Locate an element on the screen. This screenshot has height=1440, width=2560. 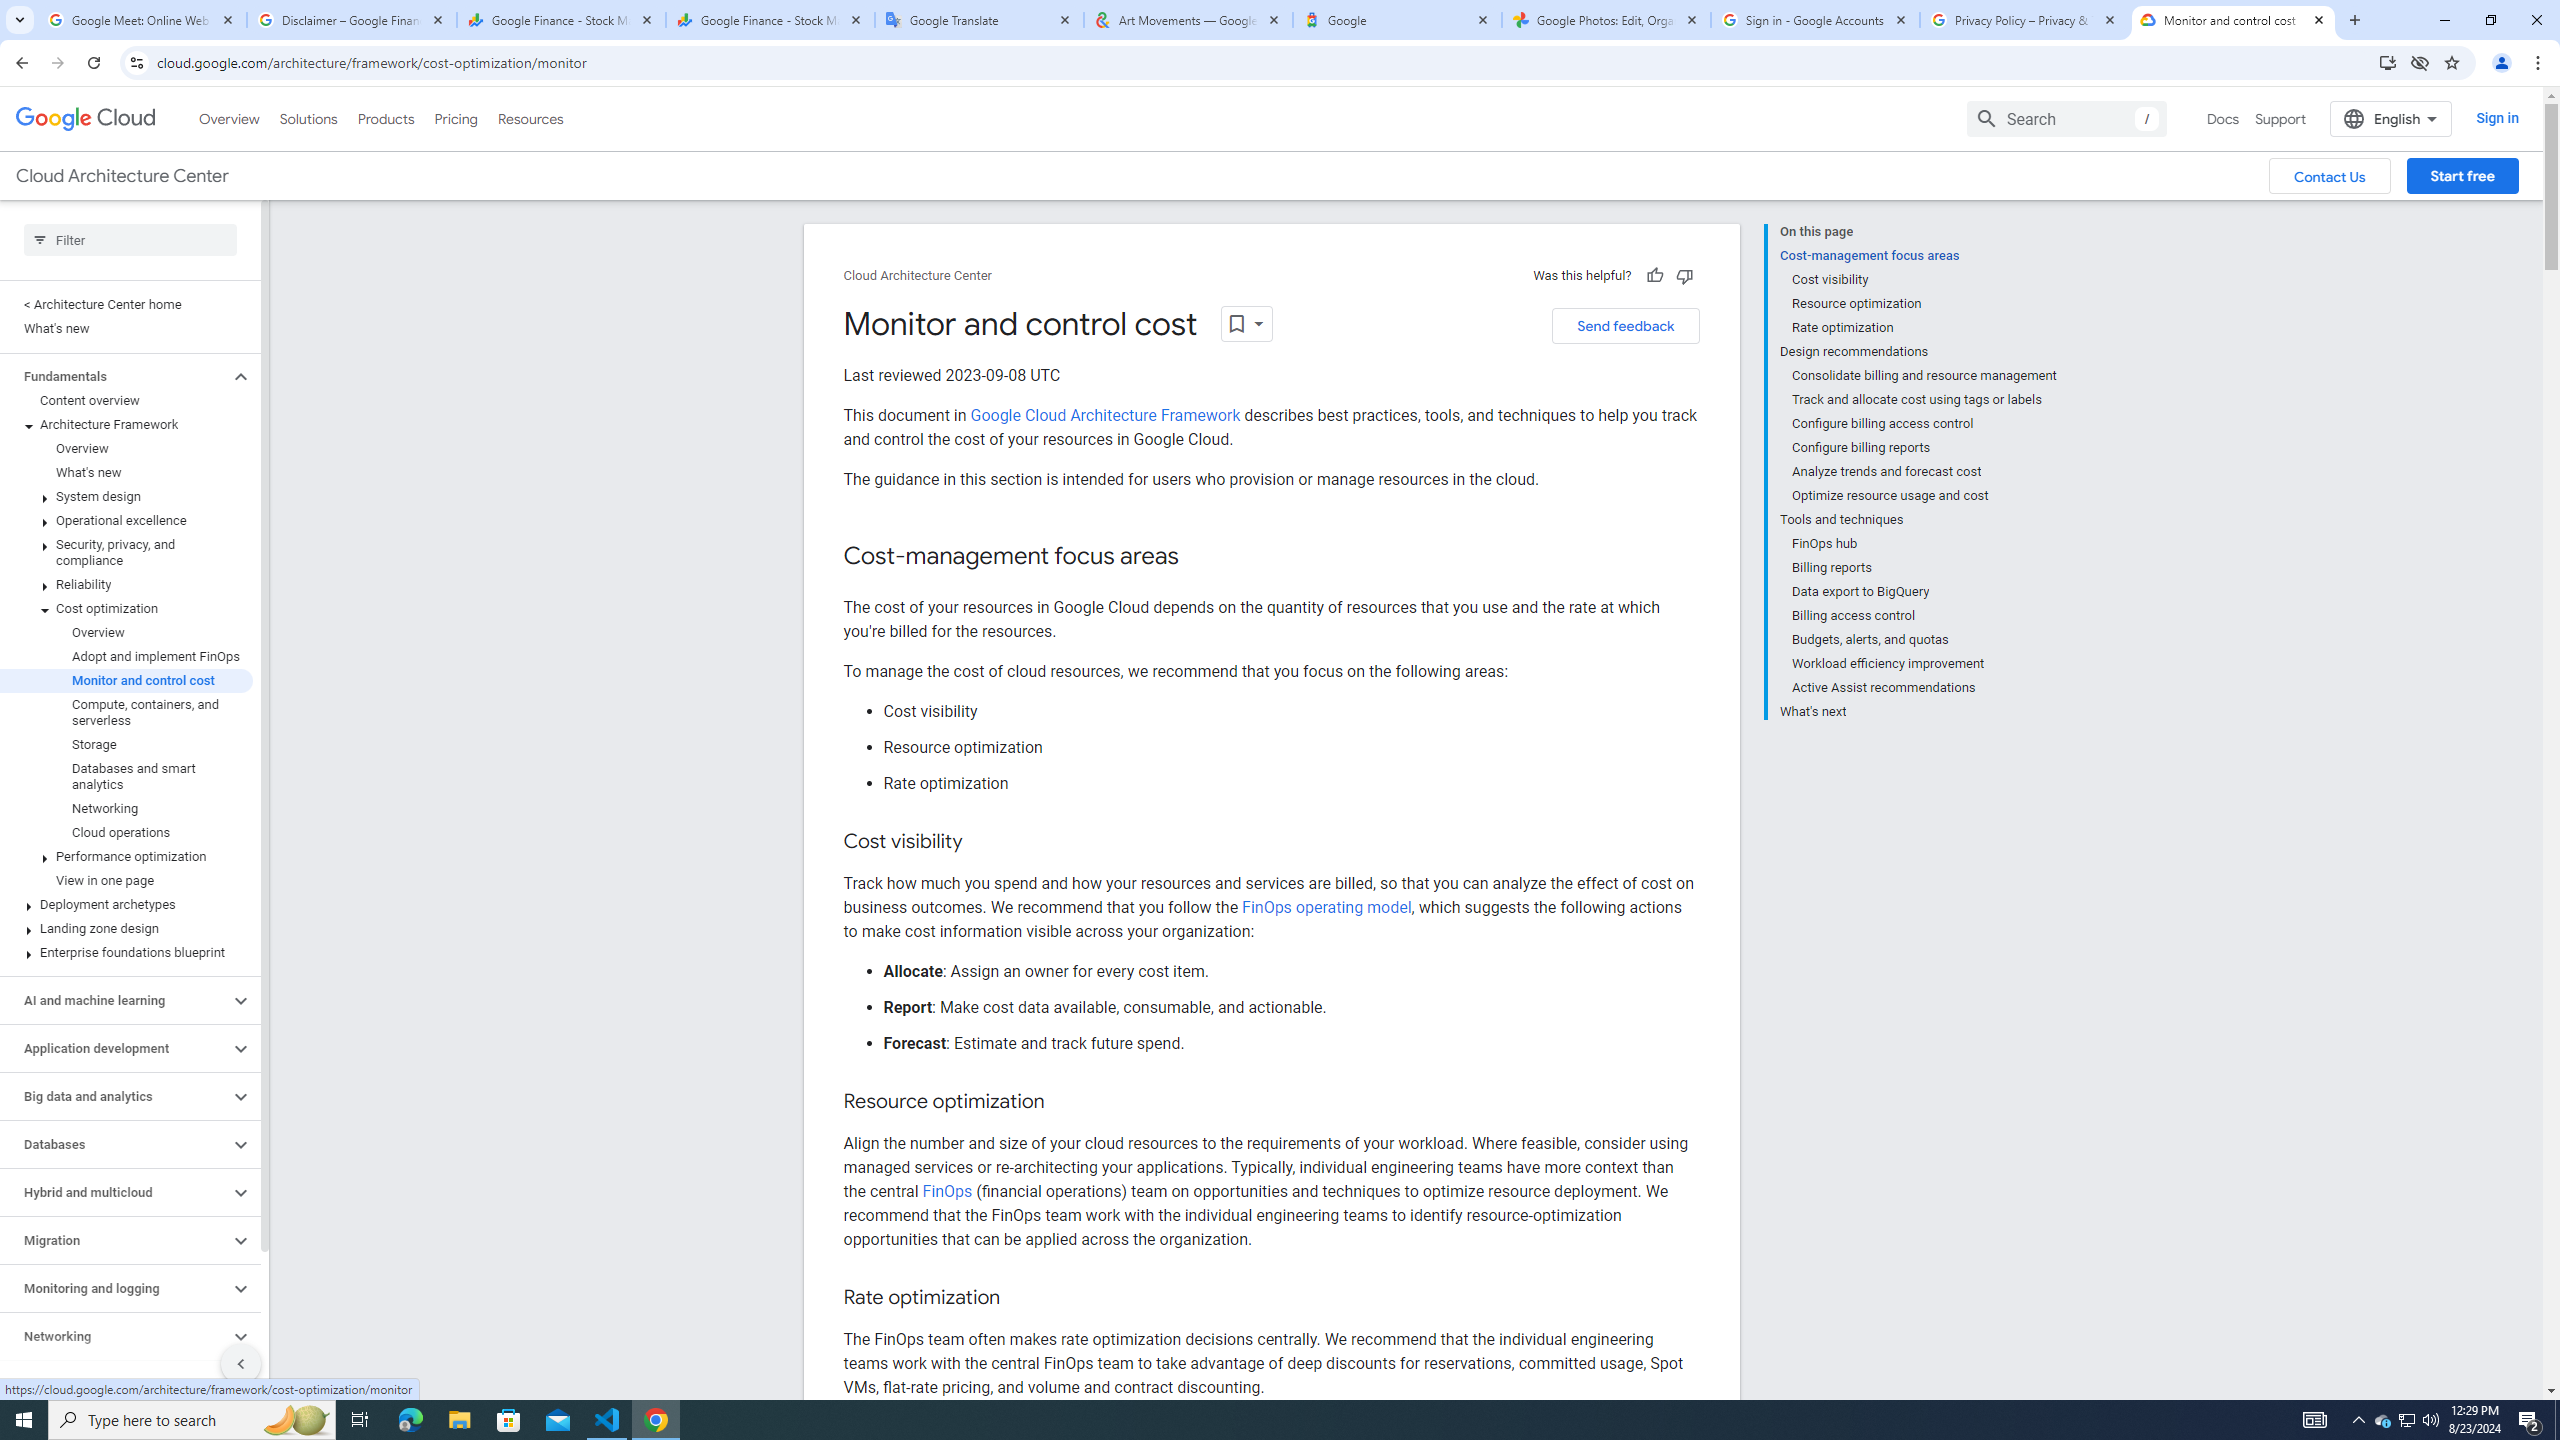
'Security, privacy, and compliance' is located at coordinates (126, 551).